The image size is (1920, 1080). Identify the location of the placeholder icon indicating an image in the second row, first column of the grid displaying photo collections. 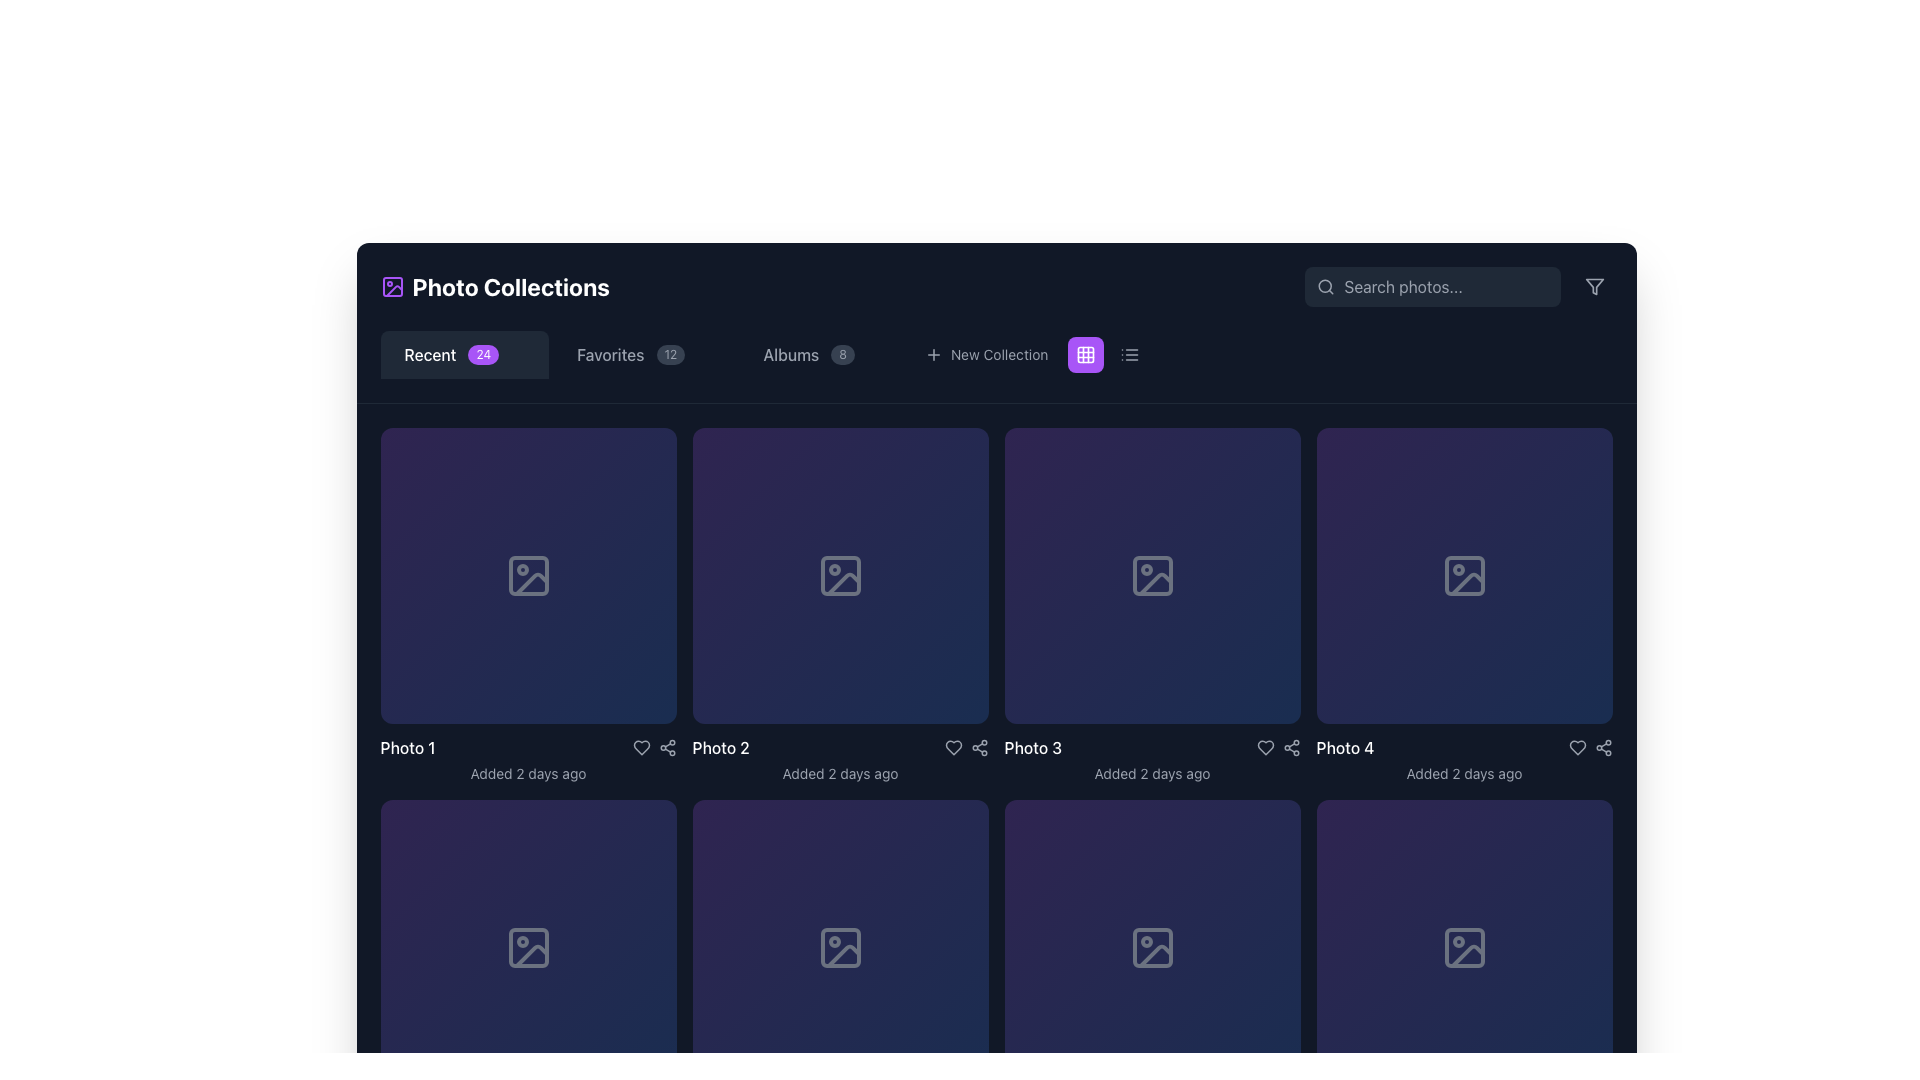
(528, 947).